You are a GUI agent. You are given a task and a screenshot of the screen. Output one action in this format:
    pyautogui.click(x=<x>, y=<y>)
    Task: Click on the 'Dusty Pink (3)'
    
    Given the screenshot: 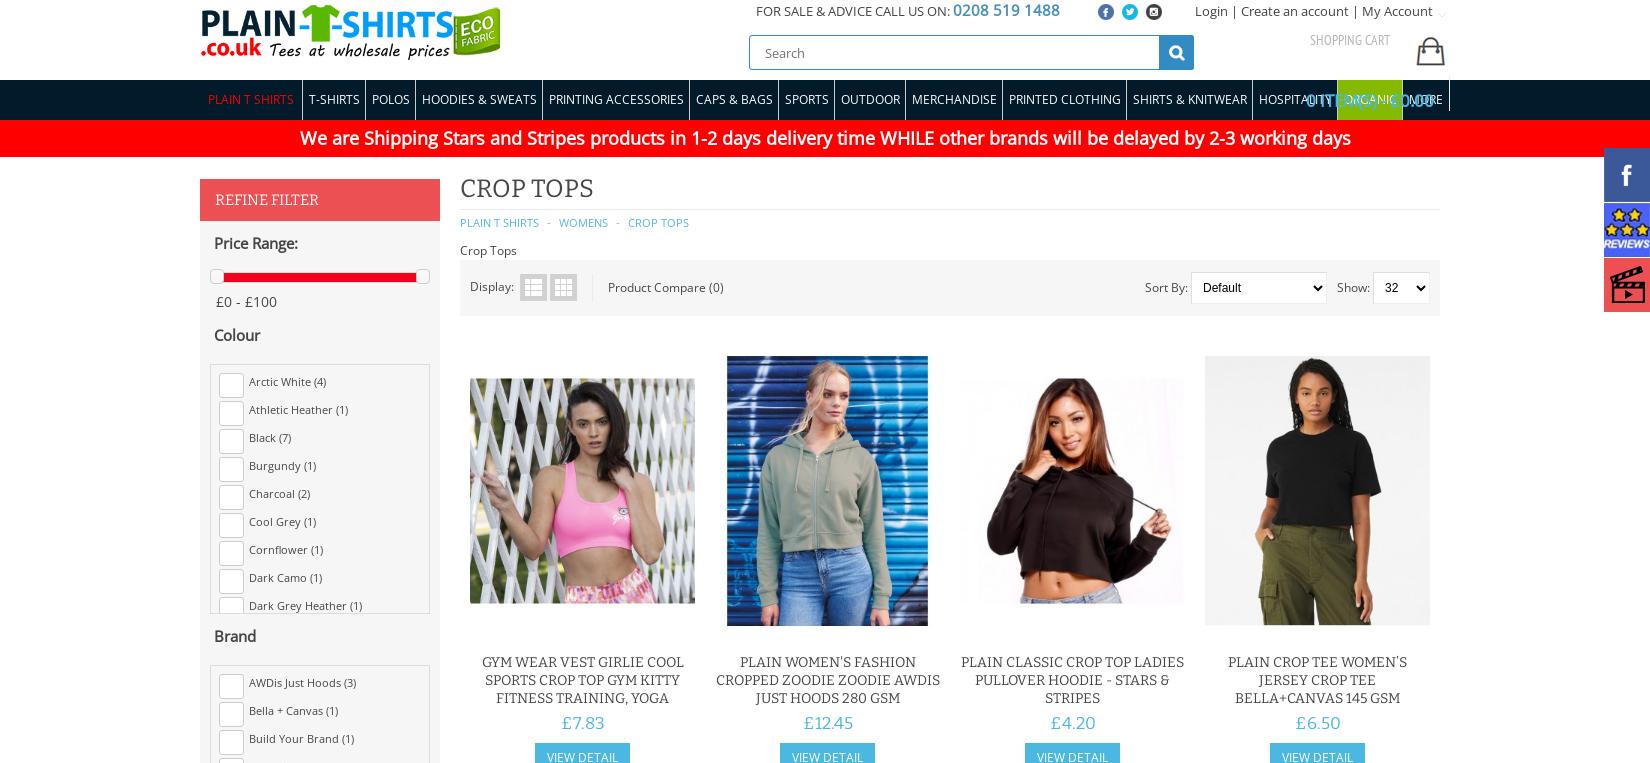 What is the action you would take?
    pyautogui.click(x=248, y=687)
    